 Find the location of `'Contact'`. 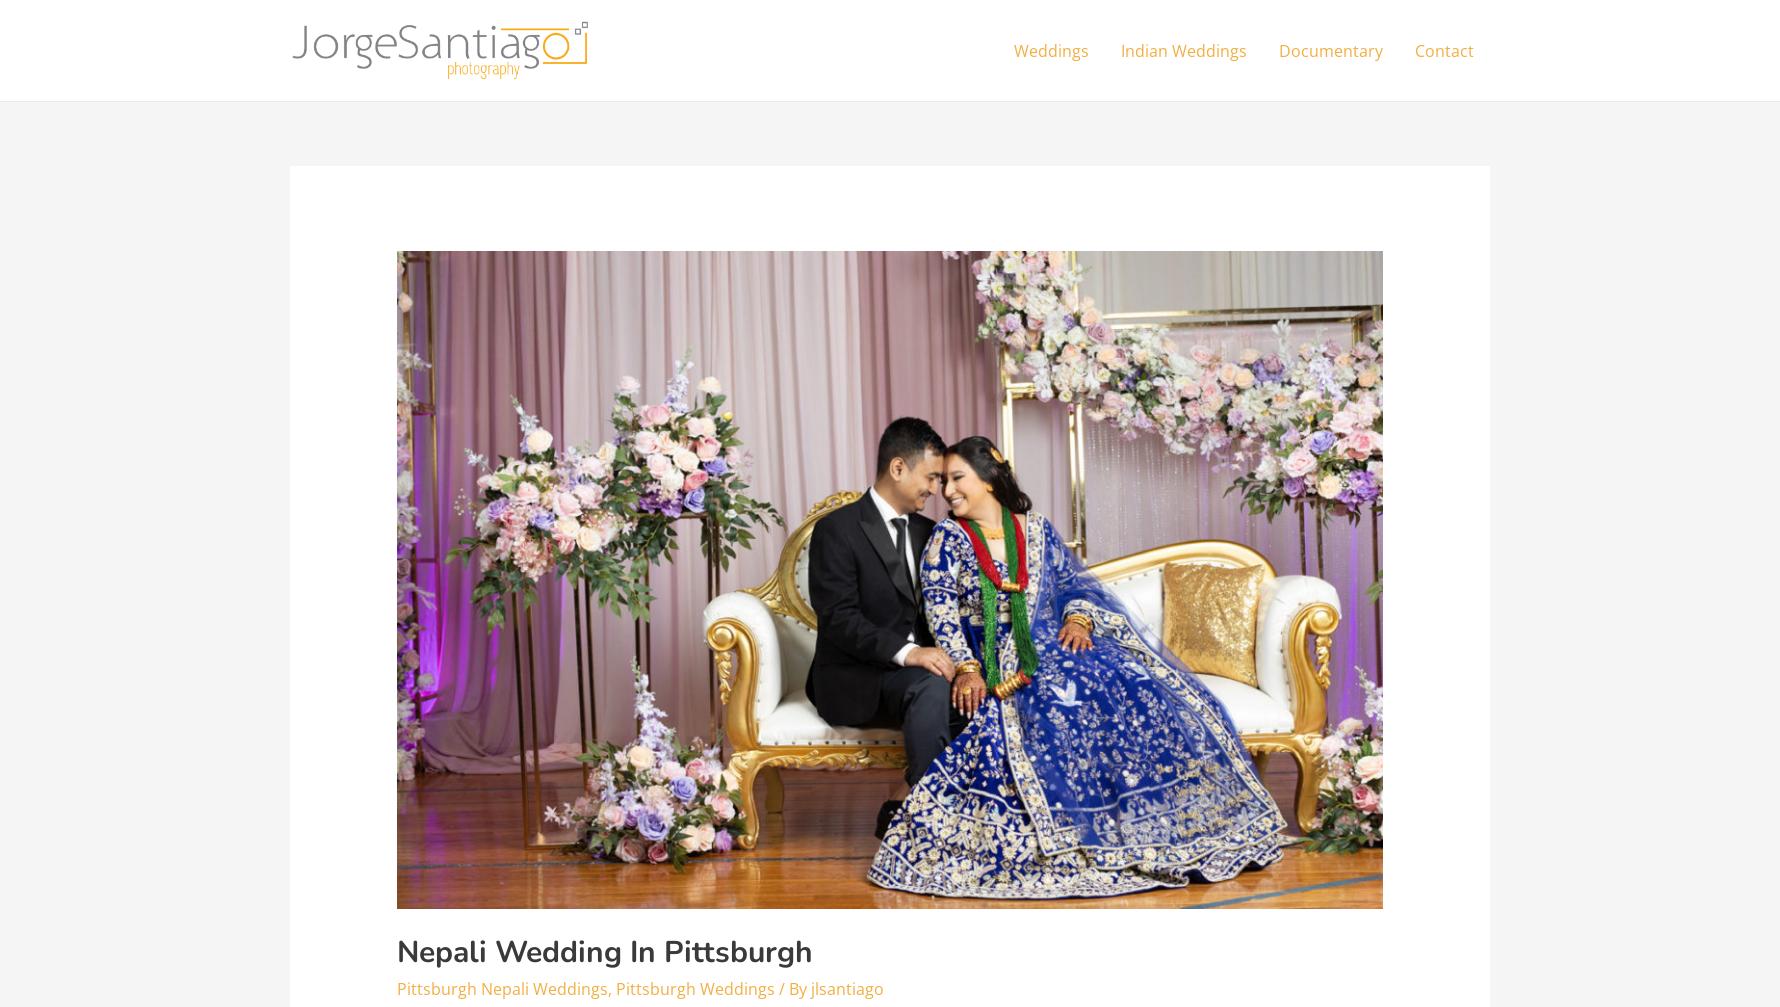

'Contact' is located at coordinates (1443, 50).